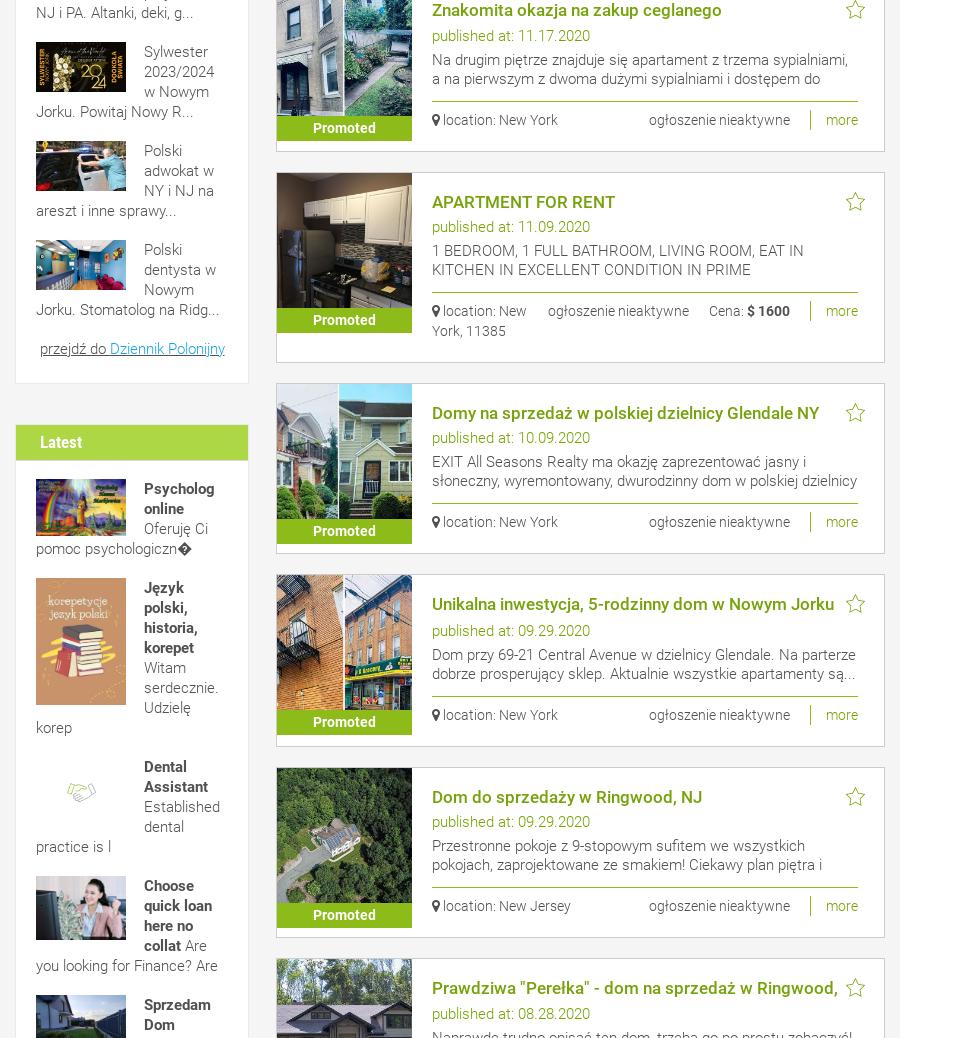 Image resolution: width=978 pixels, height=1038 pixels. Describe the element at coordinates (510, 35) in the screenshot. I see `'published at: 11.17.2020'` at that location.